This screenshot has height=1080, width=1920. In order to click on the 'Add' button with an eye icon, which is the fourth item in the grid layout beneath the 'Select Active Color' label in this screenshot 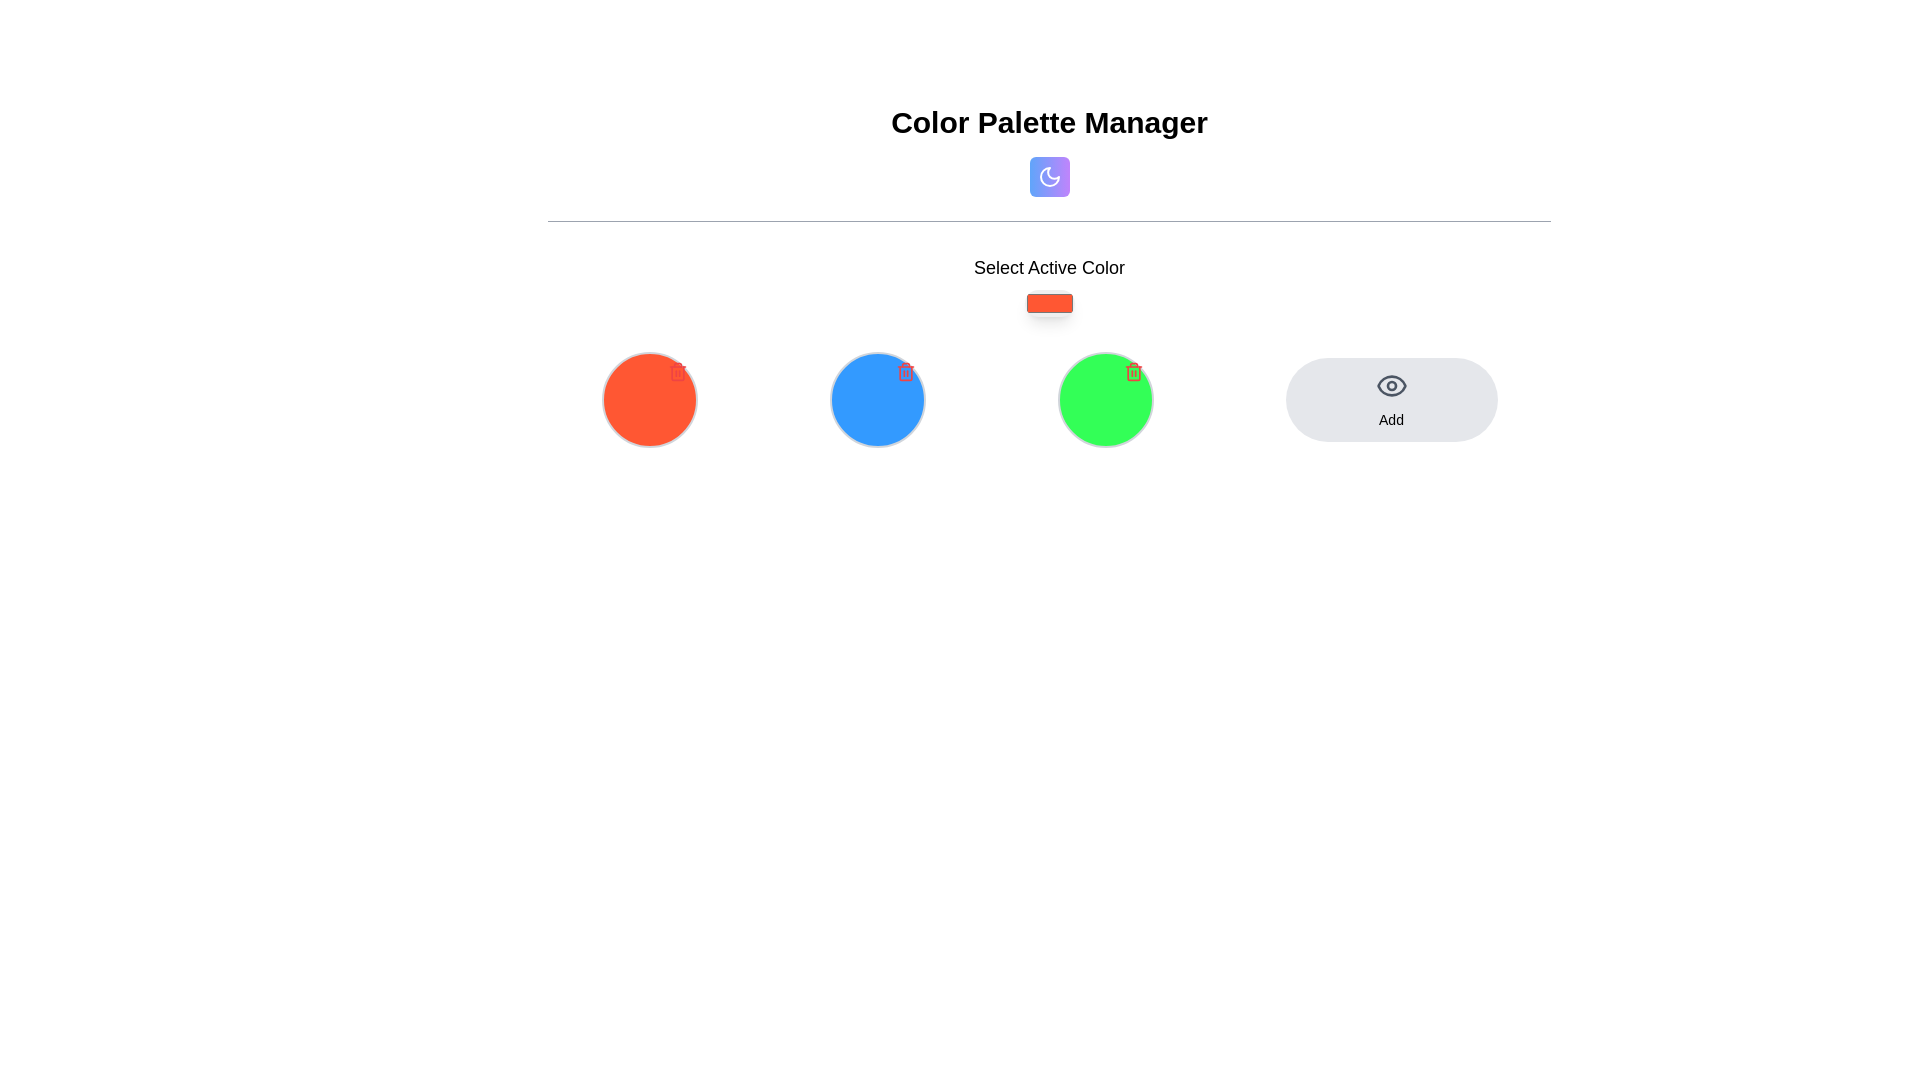, I will do `click(1390, 400)`.